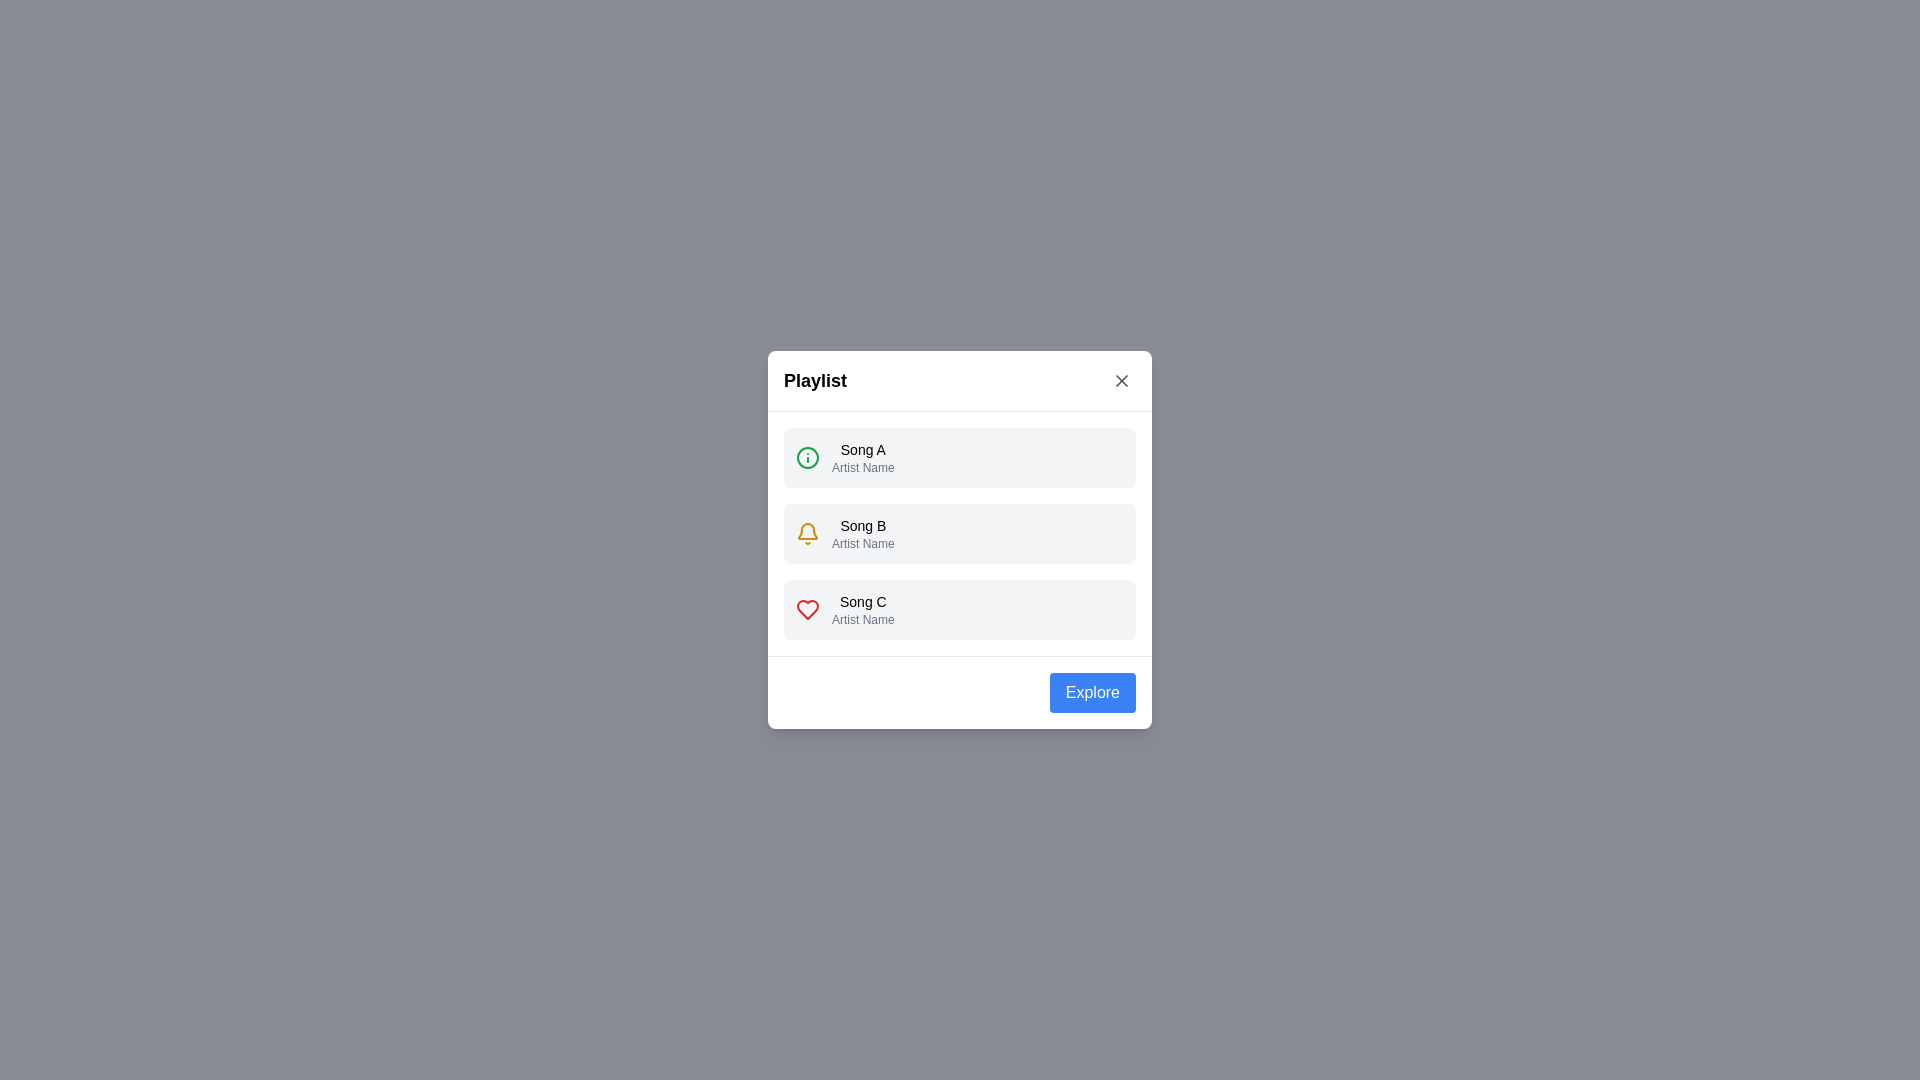 The width and height of the screenshot is (1920, 1080). Describe the element at coordinates (863, 532) in the screenshot. I see `the second list item in the playlist modal, which displays 'Song B' and 'Artist Name' with a light gray background and rounded corners` at that location.